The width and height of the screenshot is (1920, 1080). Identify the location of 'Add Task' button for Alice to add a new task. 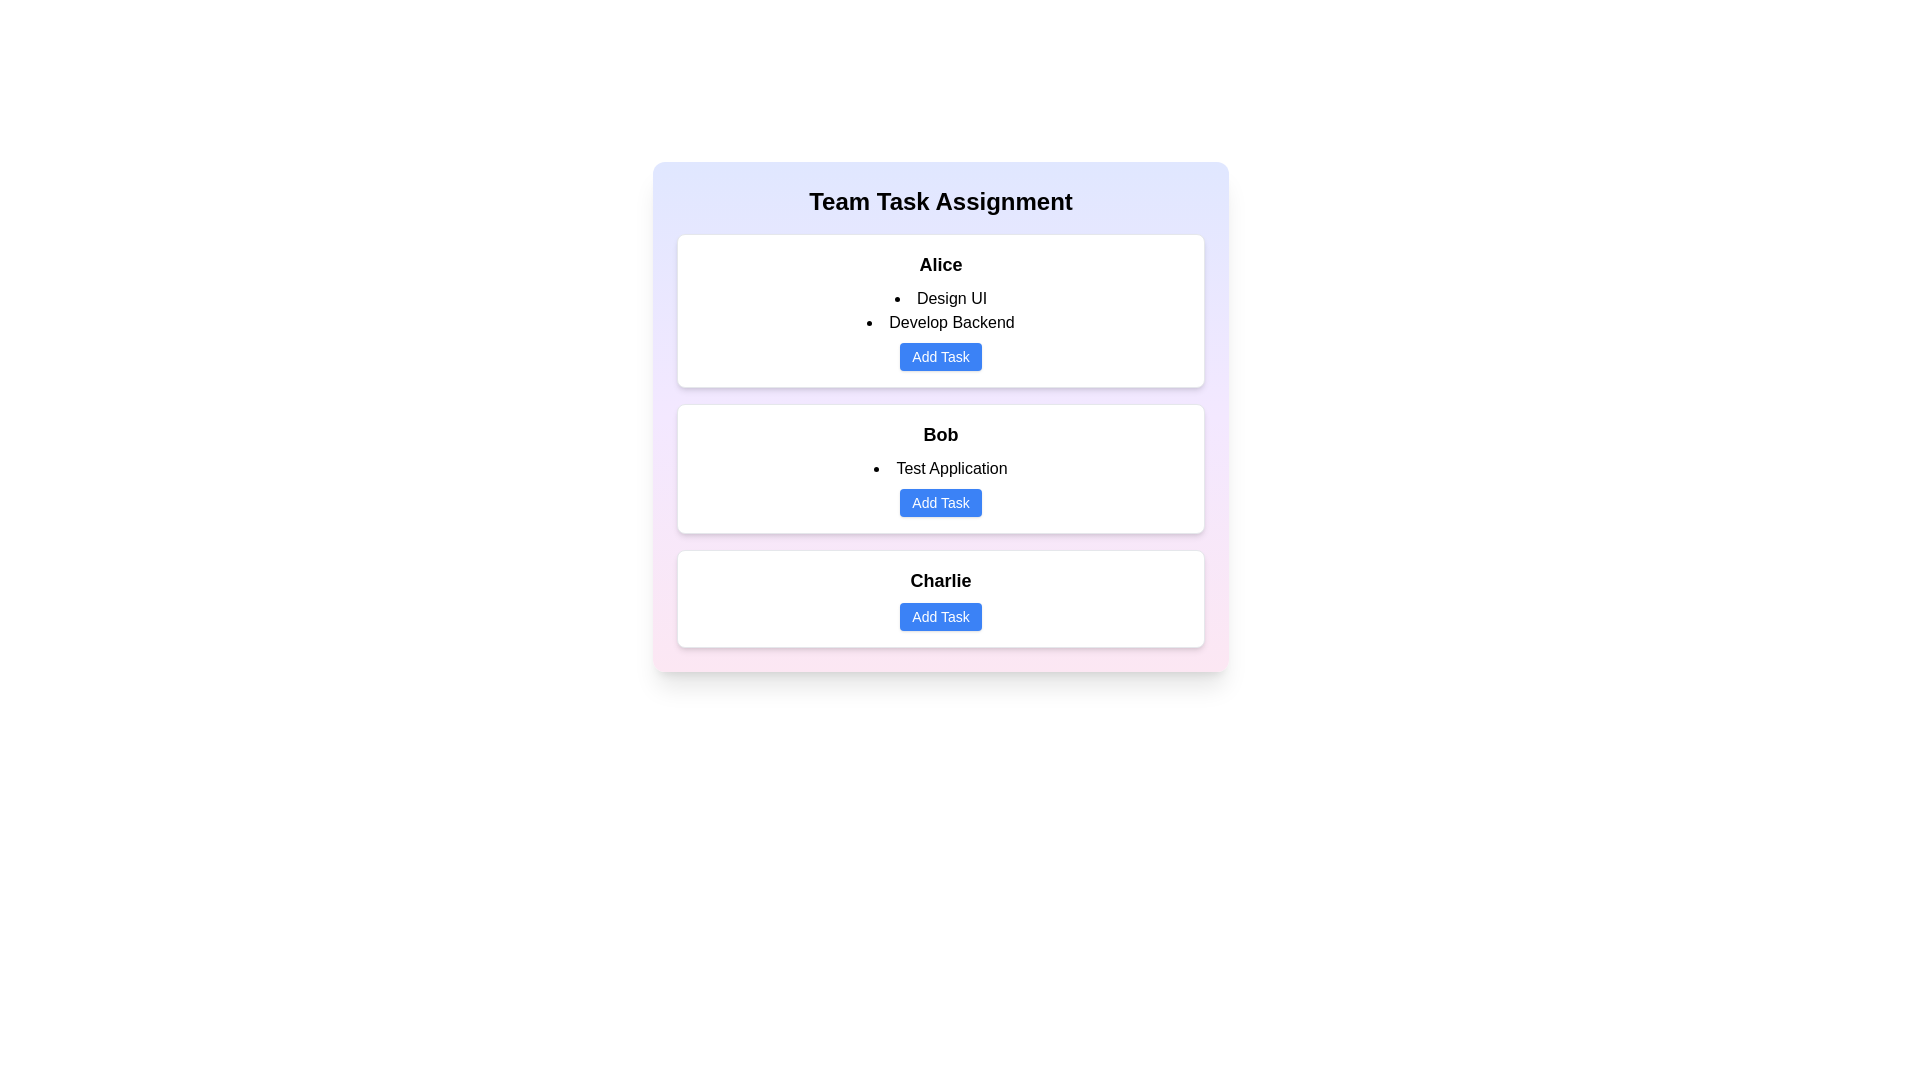
(939, 356).